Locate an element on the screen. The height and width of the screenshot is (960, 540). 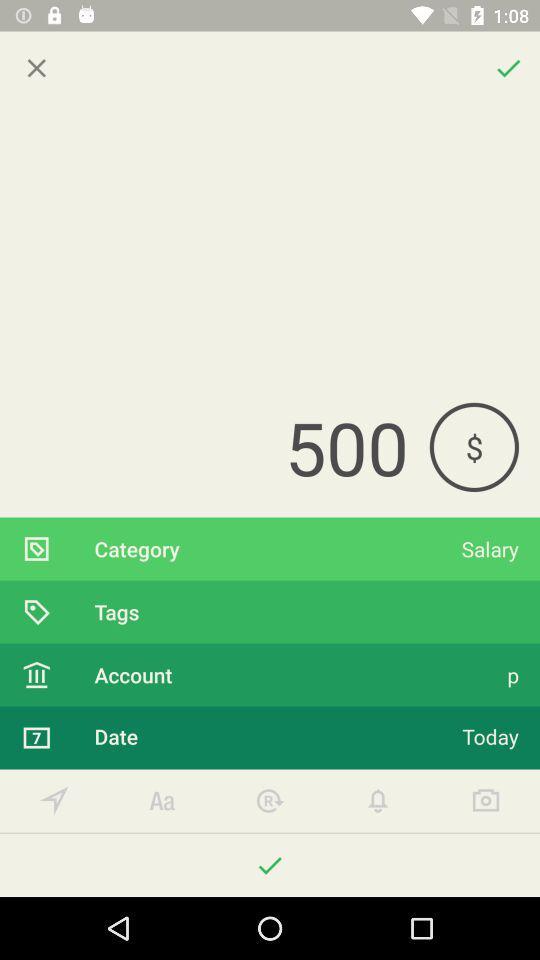
press to get notifications is located at coordinates (378, 801).